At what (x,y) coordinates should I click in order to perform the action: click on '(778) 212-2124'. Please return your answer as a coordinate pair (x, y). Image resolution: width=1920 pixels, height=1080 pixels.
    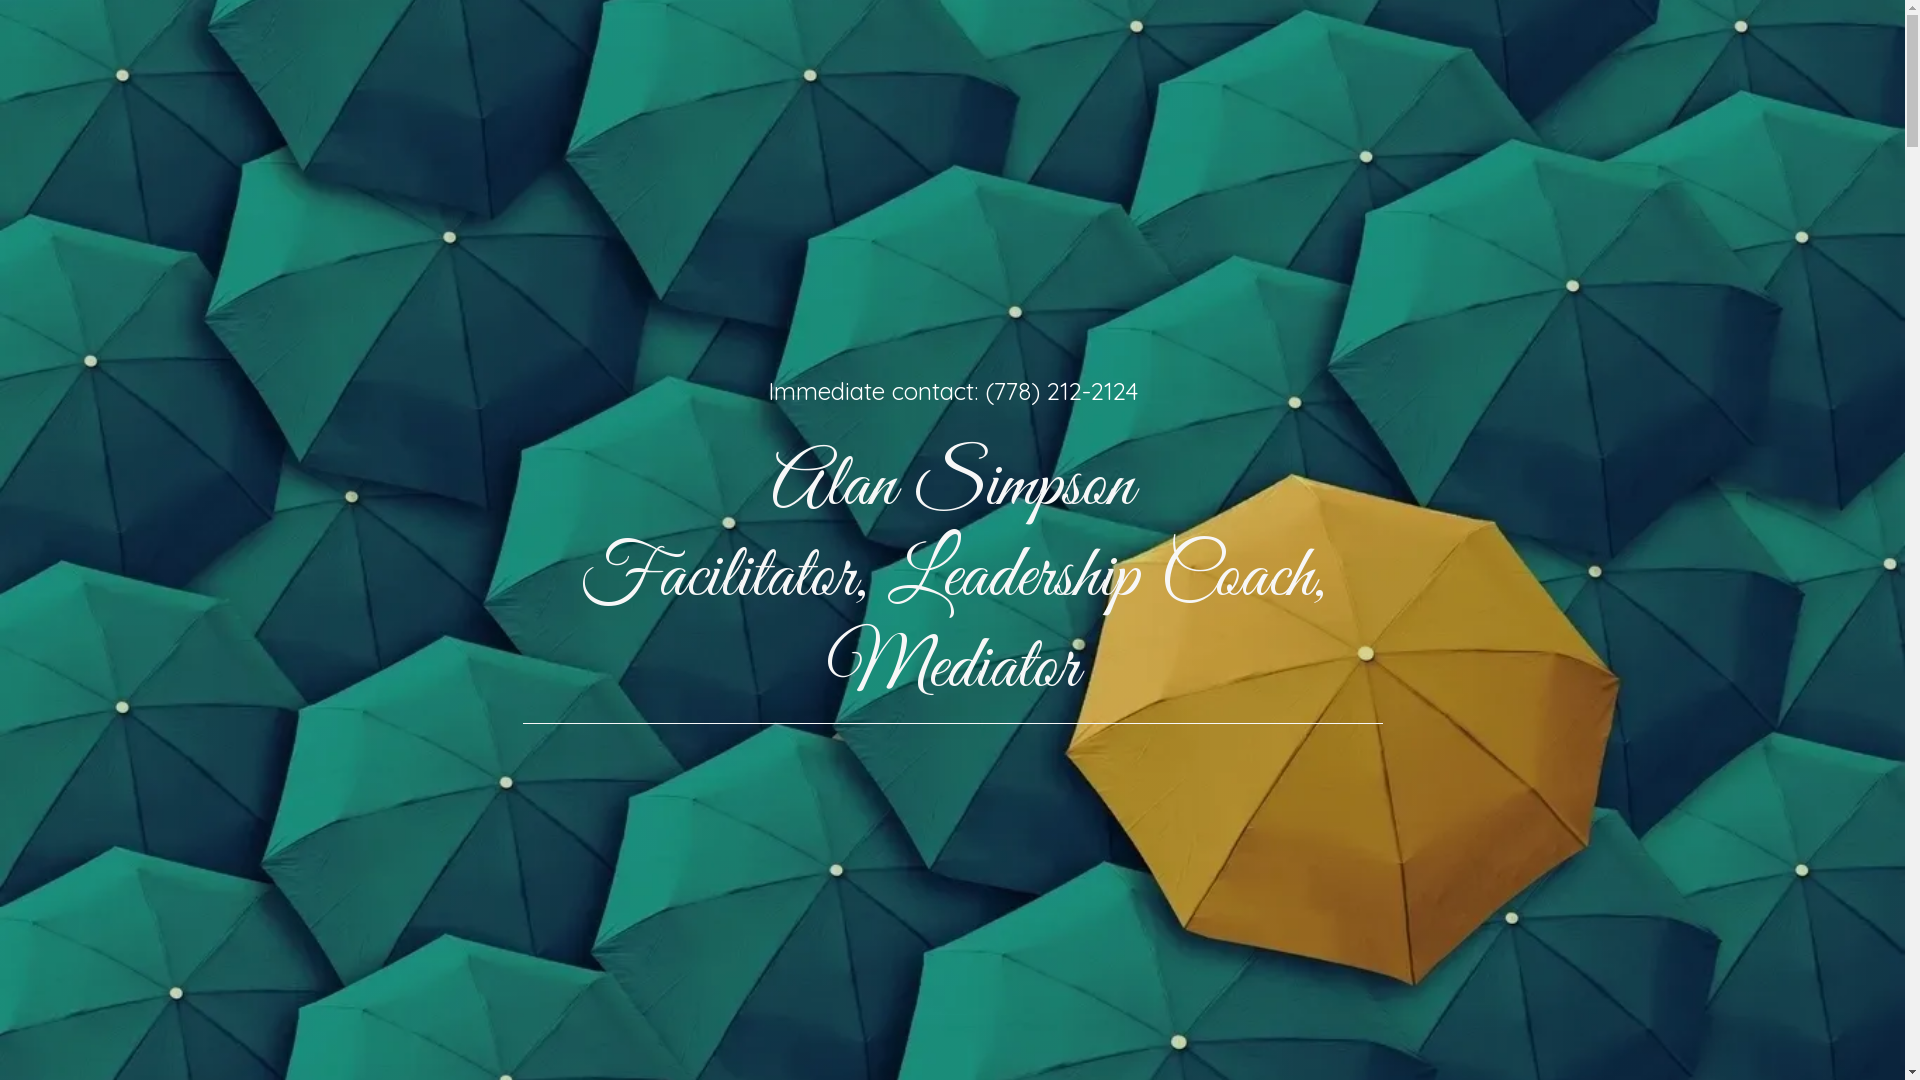
    Looking at the image, I should click on (983, 390).